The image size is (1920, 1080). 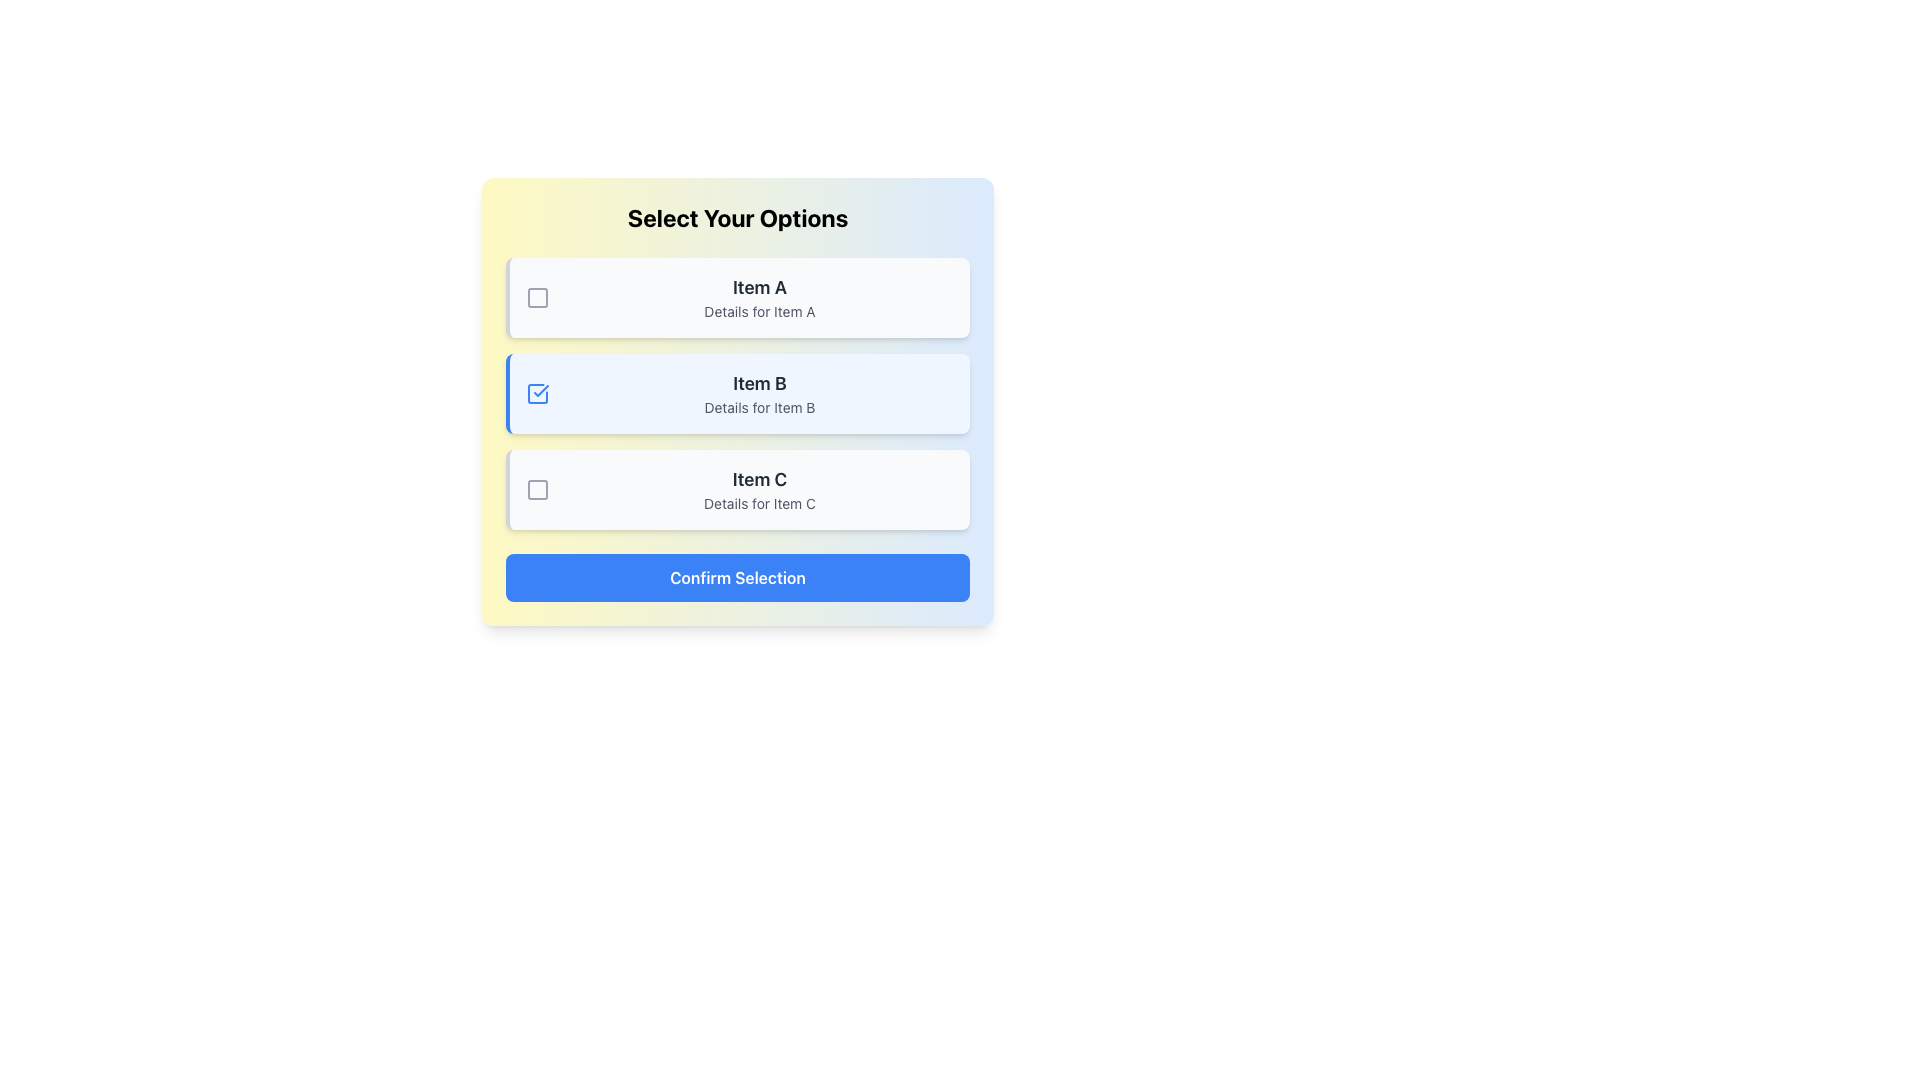 I want to click on text content displayed in the Text display element, which consists of a bold title 'Item B' and a smaller description 'Details for Item B', centered within a light blue background, so click(x=758, y=393).